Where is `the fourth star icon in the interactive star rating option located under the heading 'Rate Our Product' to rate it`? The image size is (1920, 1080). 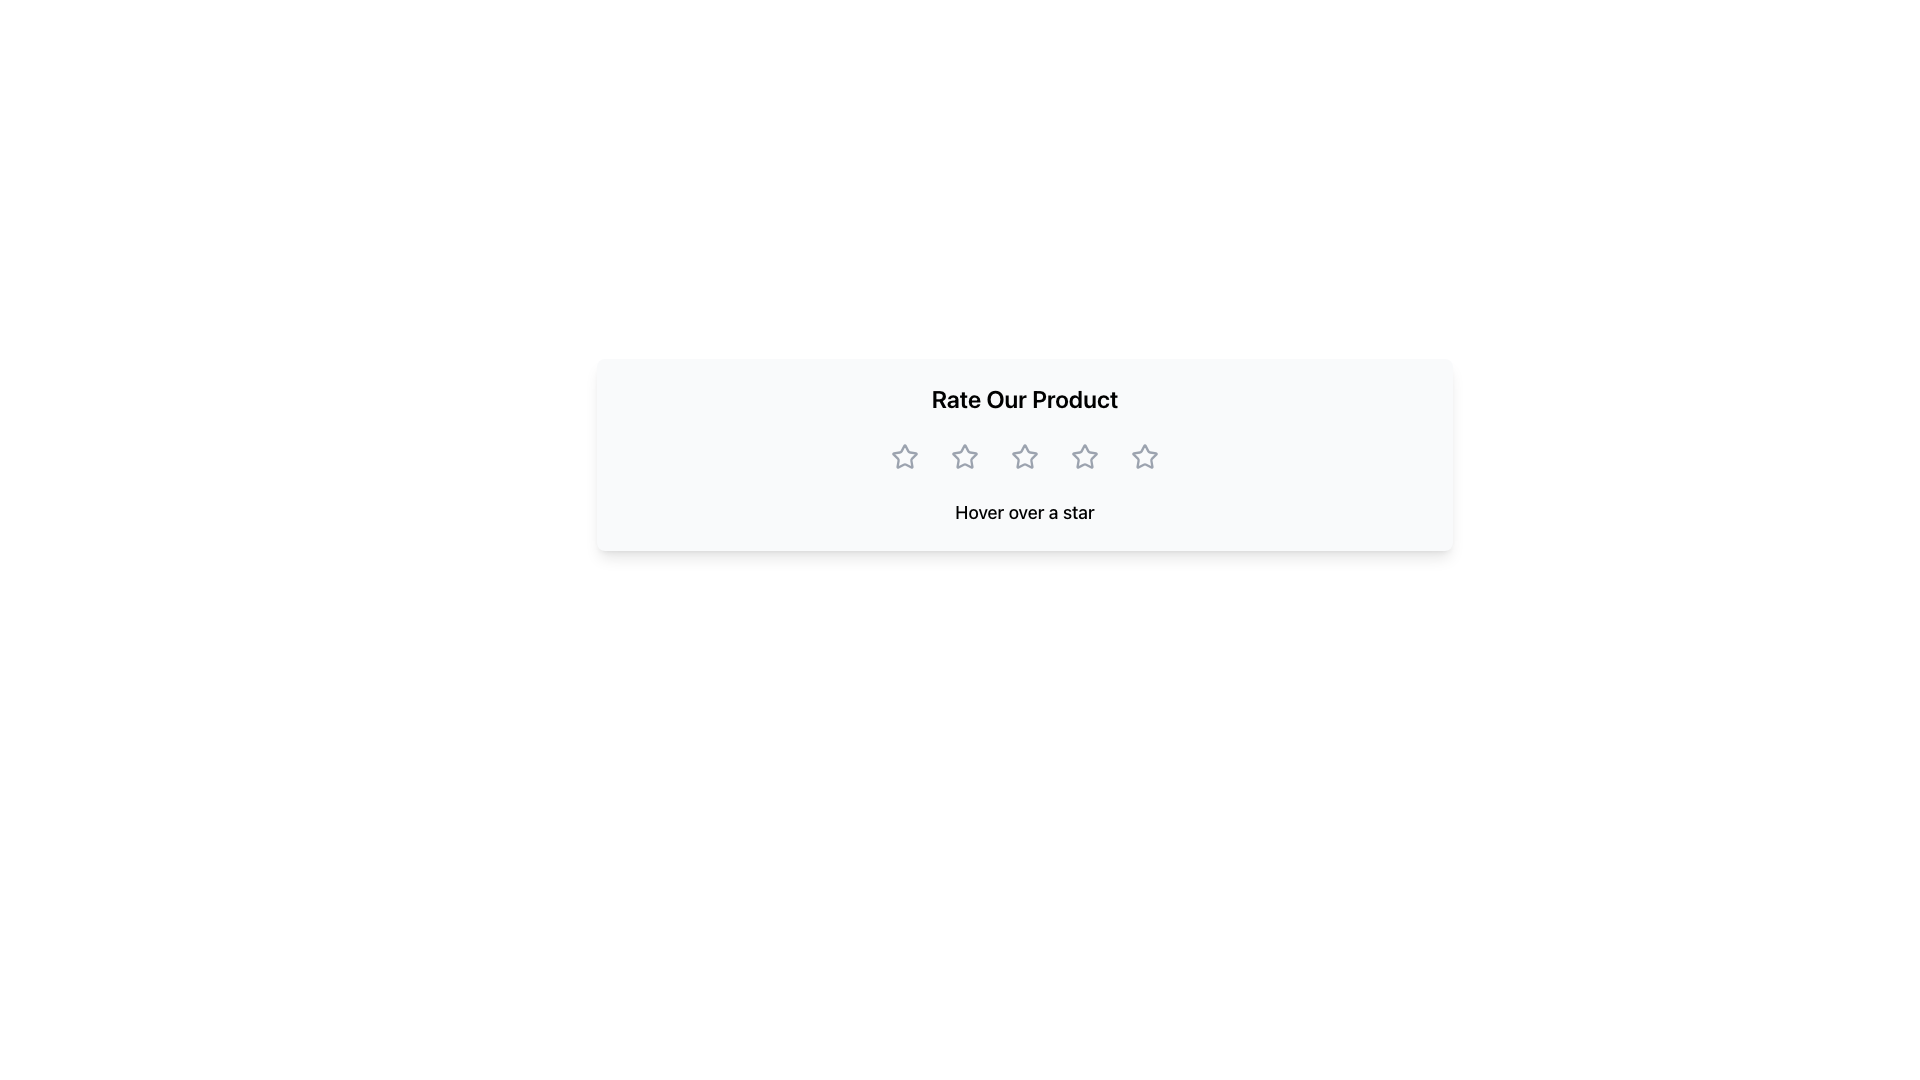 the fourth star icon in the interactive star rating option located under the heading 'Rate Our Product' to rate it is located at coordinates (1083, 456).